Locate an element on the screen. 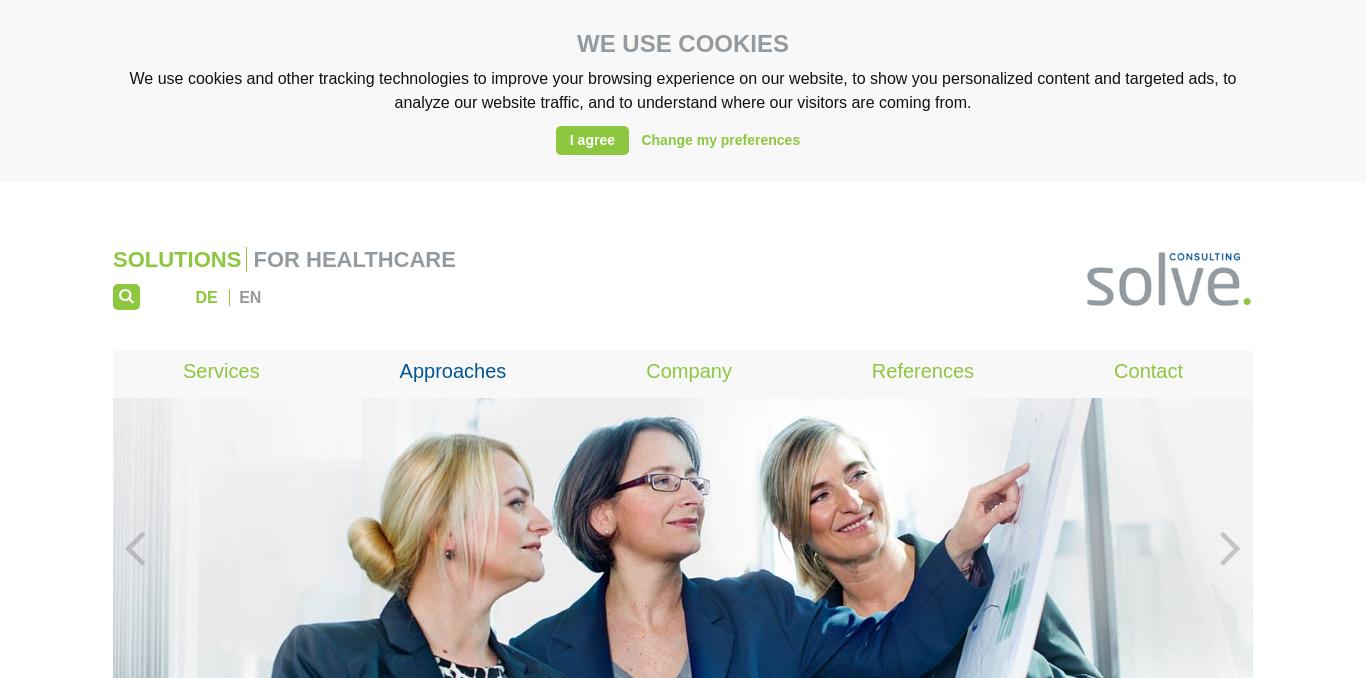 Image resolution: width=1366 pixels, height=678 pixels. 'I agree' is located at coordinates (590, 139).